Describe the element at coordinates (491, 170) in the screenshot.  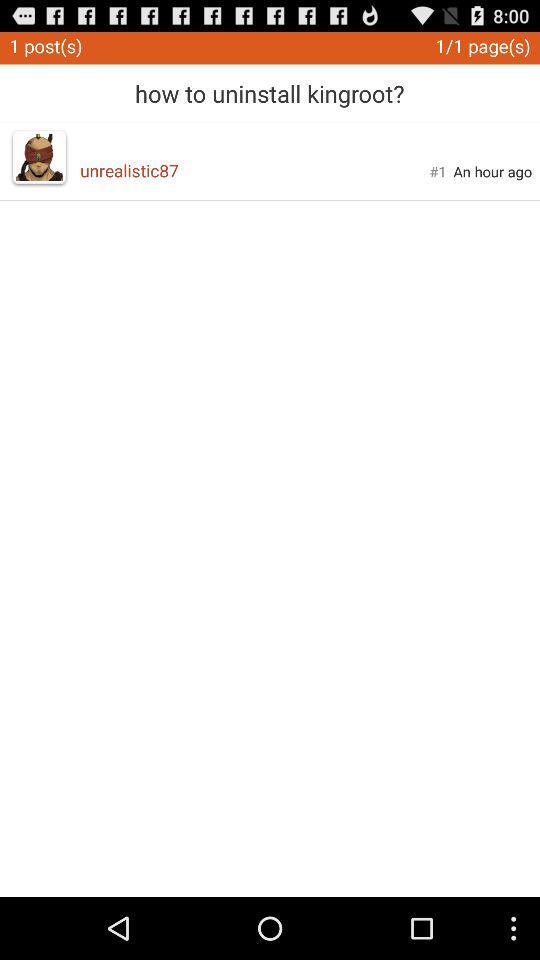
I see `the icon to the right of #1` at that location.